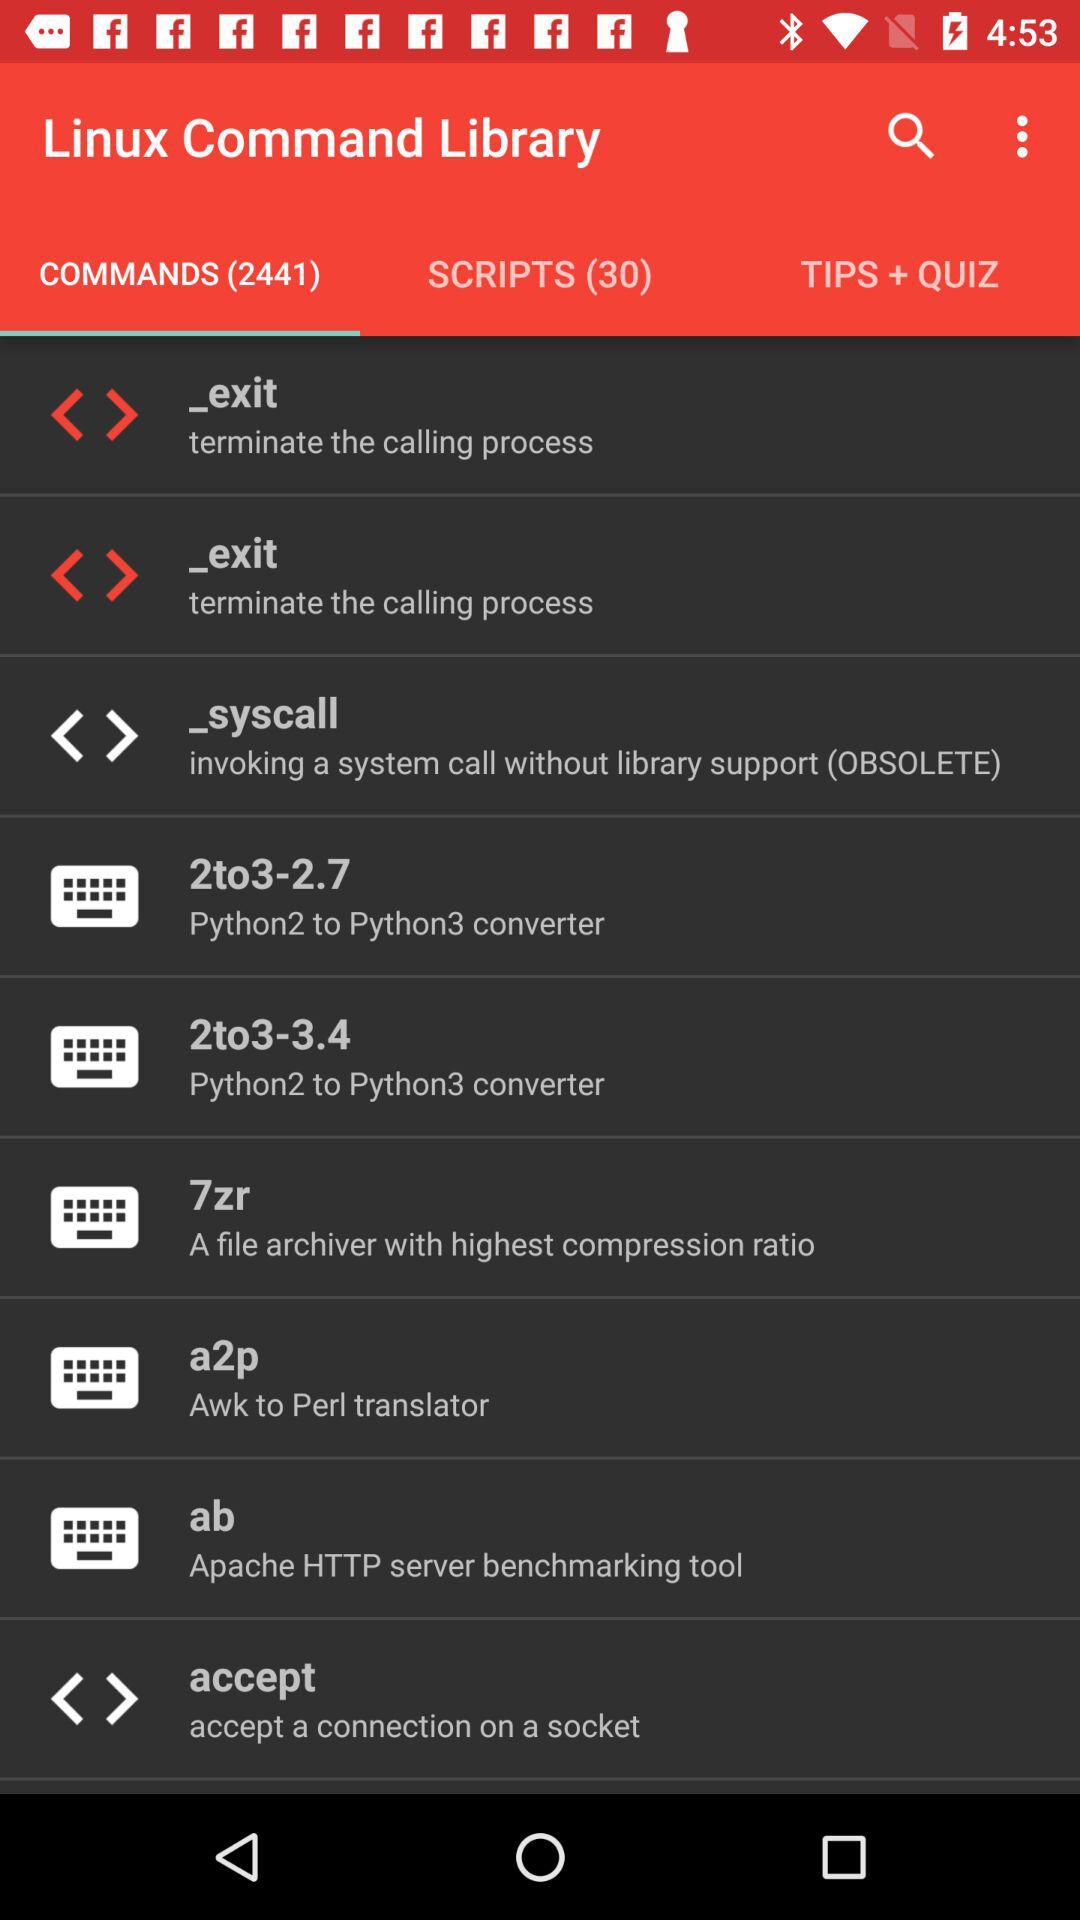 This screenshot has width=1080, height=1920. What do you see at coordinates (501, 1242) in the screenshot?
I see `the item below 7zr icon` at bounding box center [501, 1242].